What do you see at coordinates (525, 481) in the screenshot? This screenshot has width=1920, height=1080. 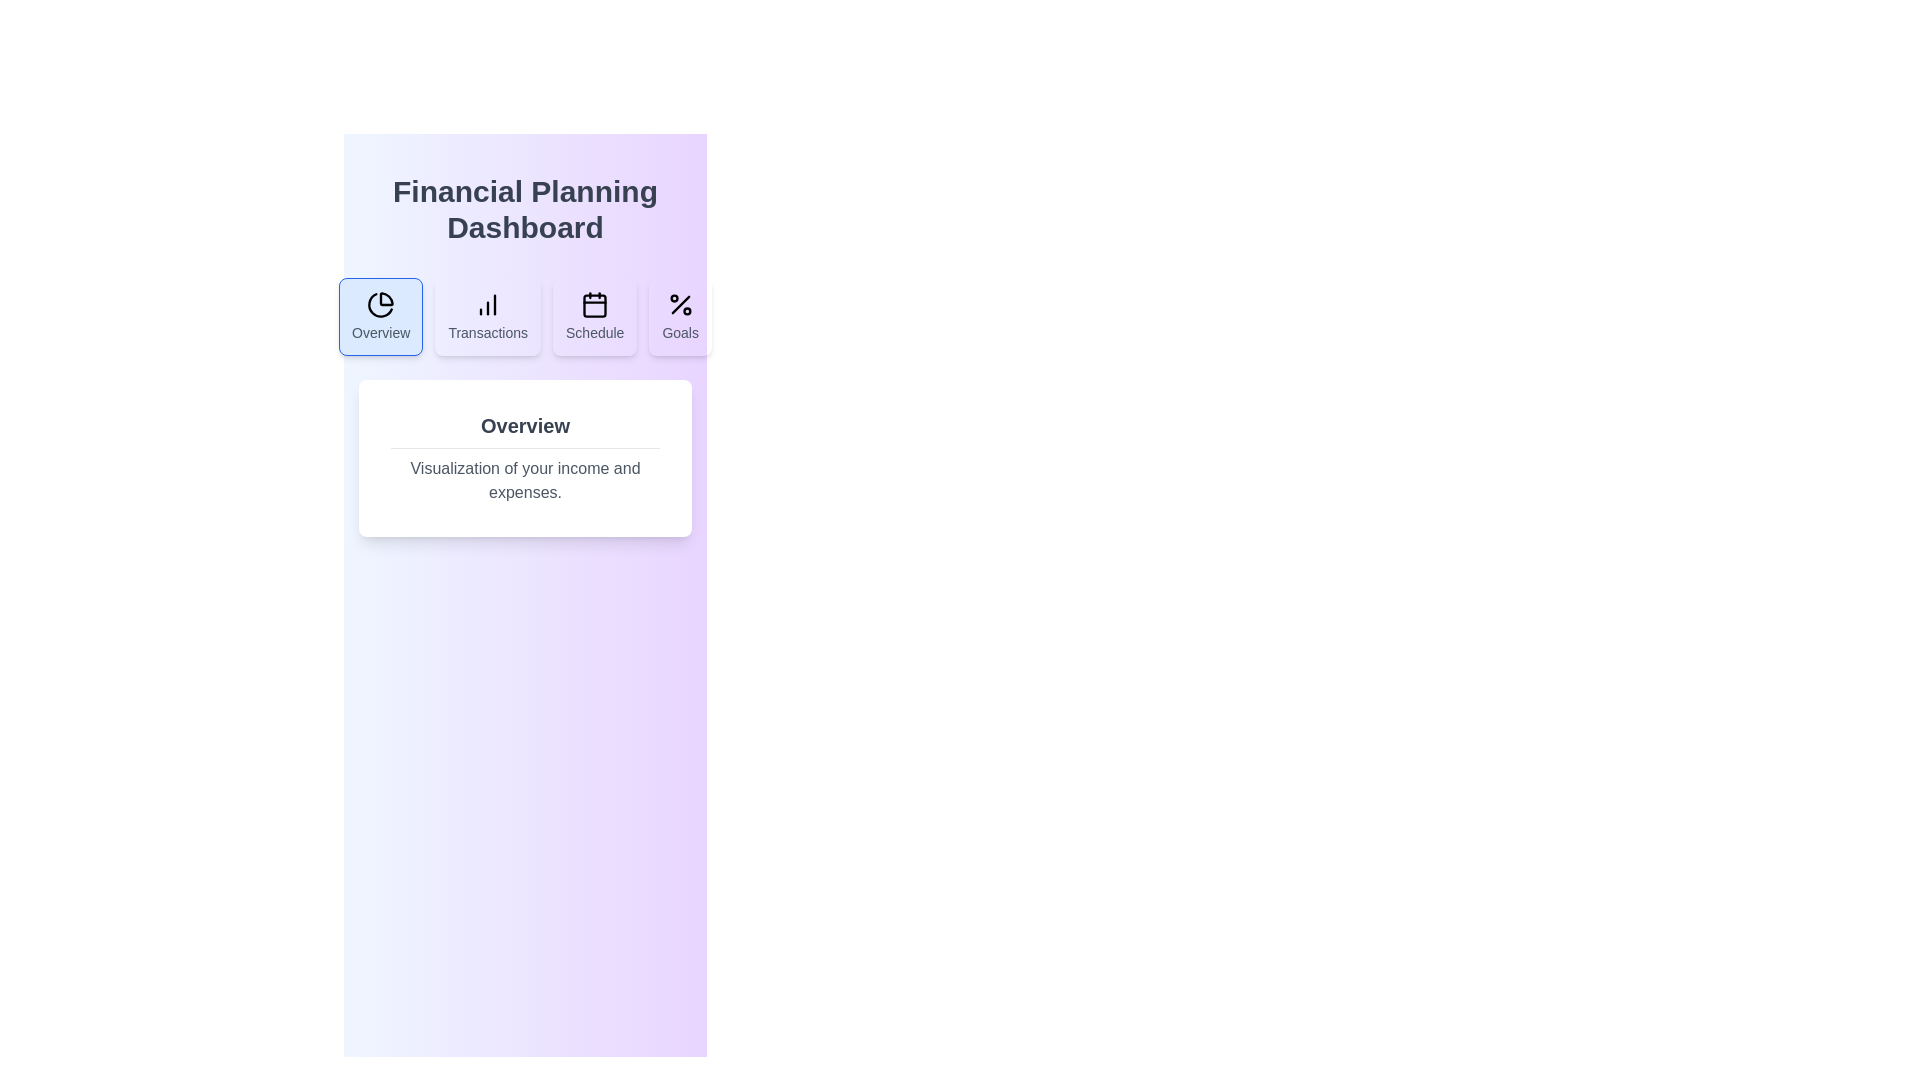 I see `the static text label that provides supplementary information about the 'Overview' section of the application, located within a prominent white rectangular card below the menu bar` at bounding box center [525, 481].